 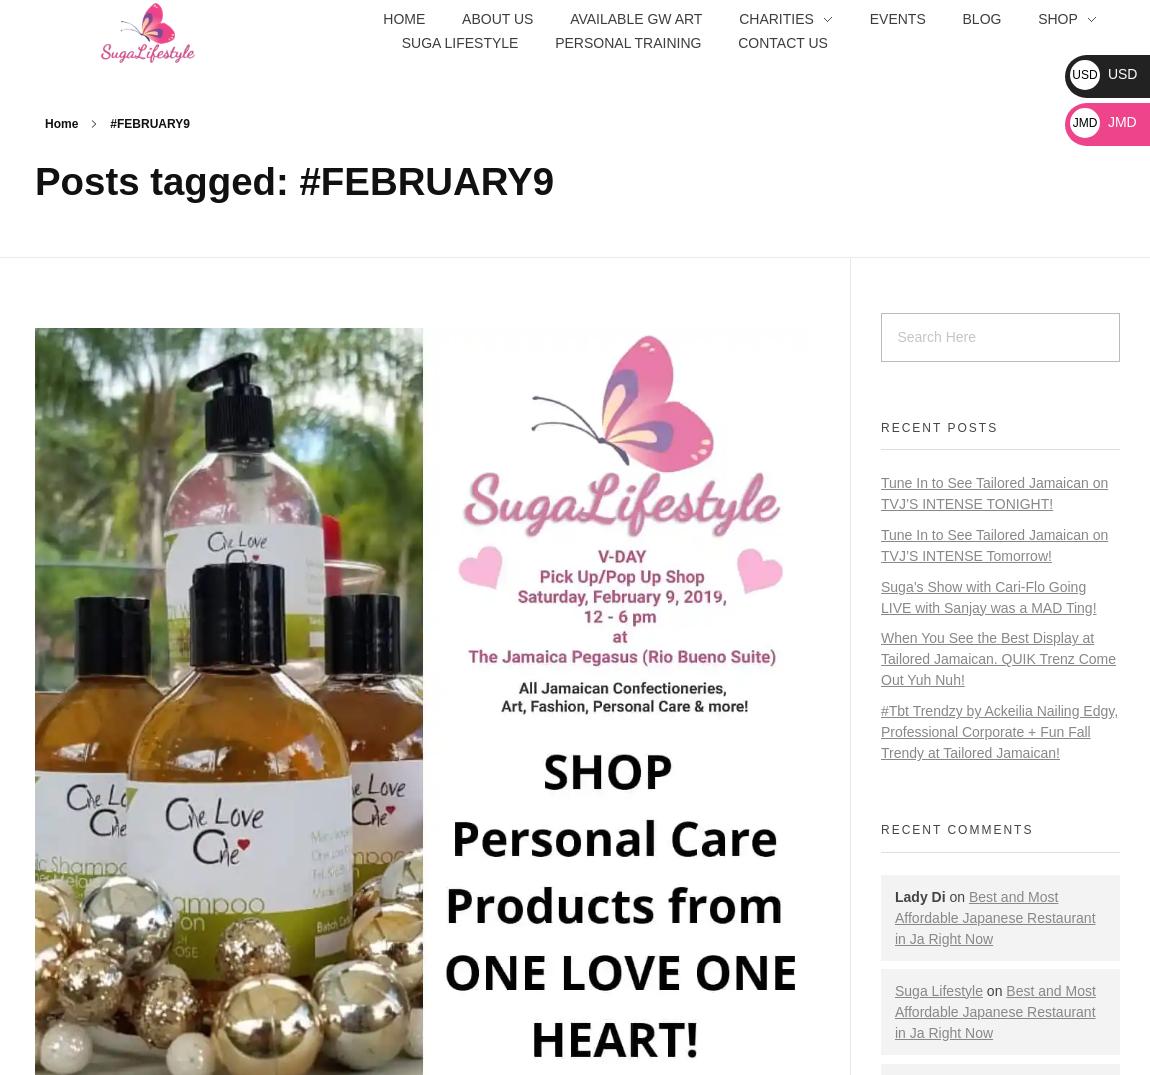 What do you see at coordinates (497, 16) in the screenshot?
I see `'ABOUT US'` at bounding box center [497, 16].